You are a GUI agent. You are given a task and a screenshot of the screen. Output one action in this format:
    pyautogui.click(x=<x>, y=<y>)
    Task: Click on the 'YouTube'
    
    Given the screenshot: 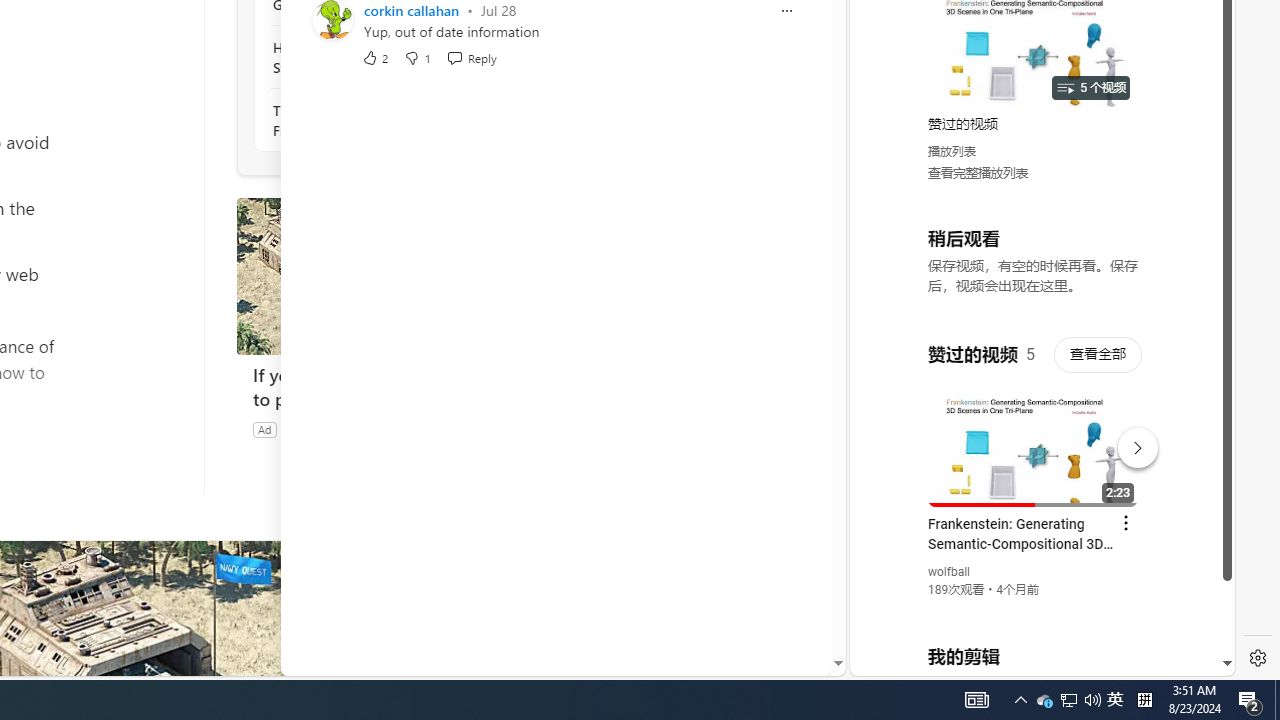 What is the action you would take?
    pyautogui.click(x=1034, y=431)
    